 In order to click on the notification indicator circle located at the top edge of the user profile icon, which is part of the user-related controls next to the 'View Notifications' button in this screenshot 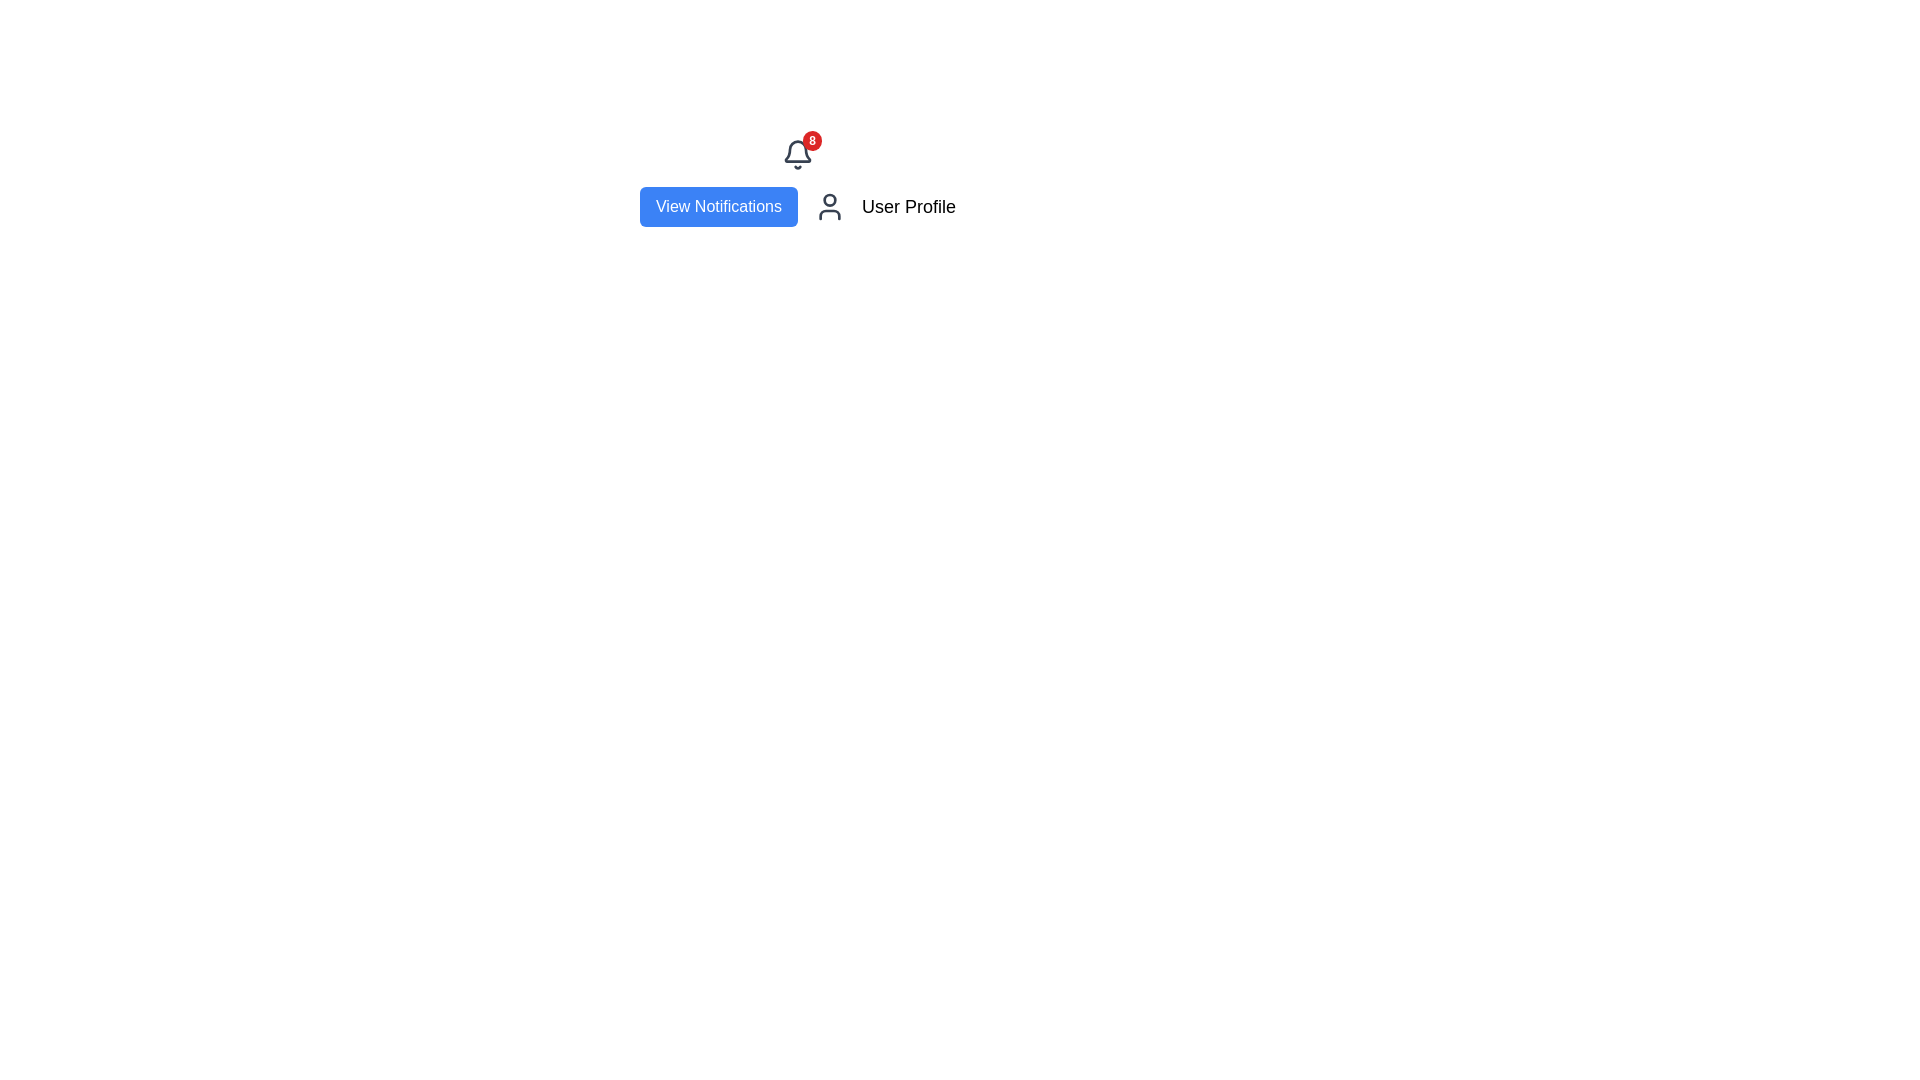, I will do `click(830, 200)`.